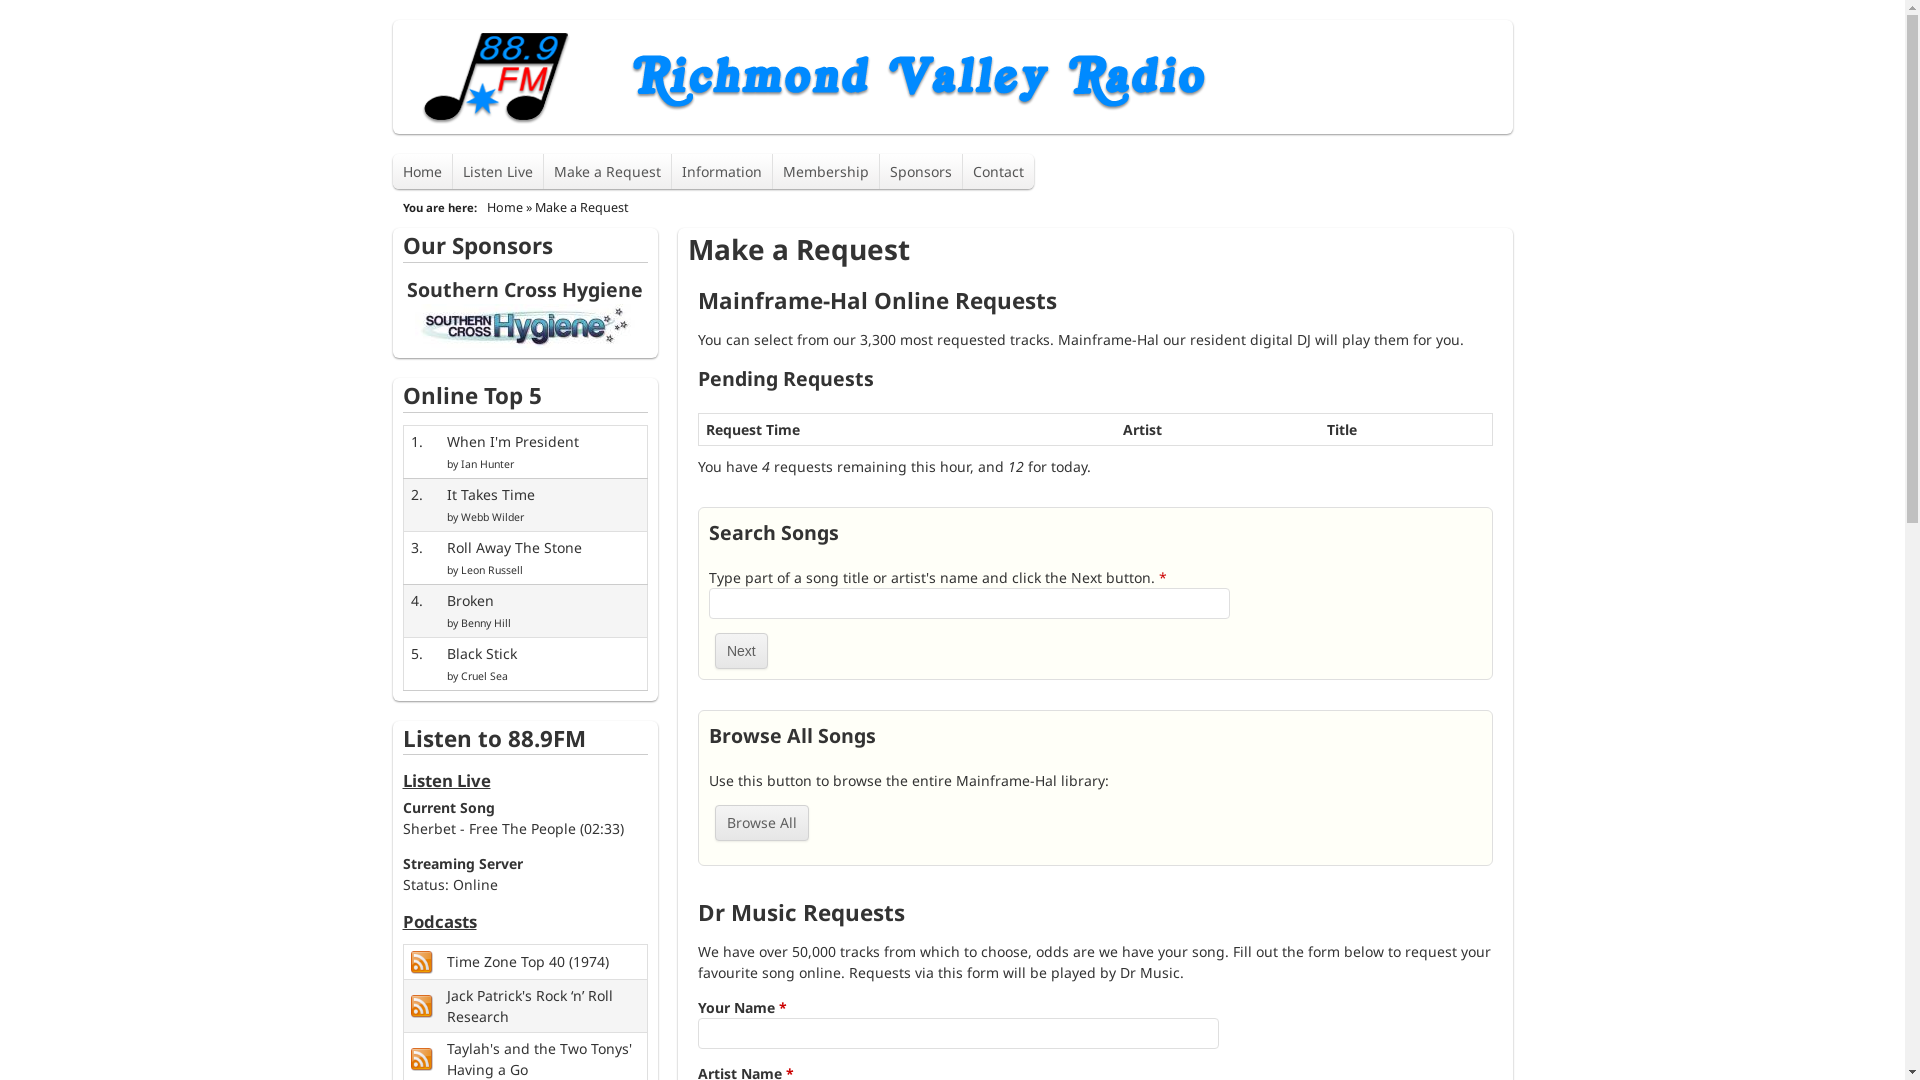 The width and height of the screenshot is (1920, 1080). Describe the element at coordinates (920, 170) in the screenshot. I see `'Sponsors'` at that location.